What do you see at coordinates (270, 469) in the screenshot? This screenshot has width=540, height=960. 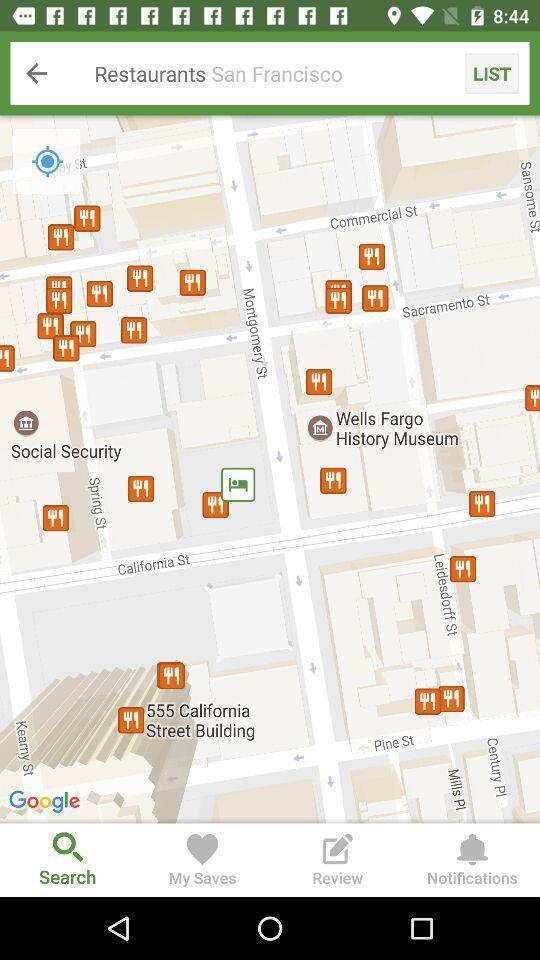 I see `item above the search icon` at bounding box center [270, 469].